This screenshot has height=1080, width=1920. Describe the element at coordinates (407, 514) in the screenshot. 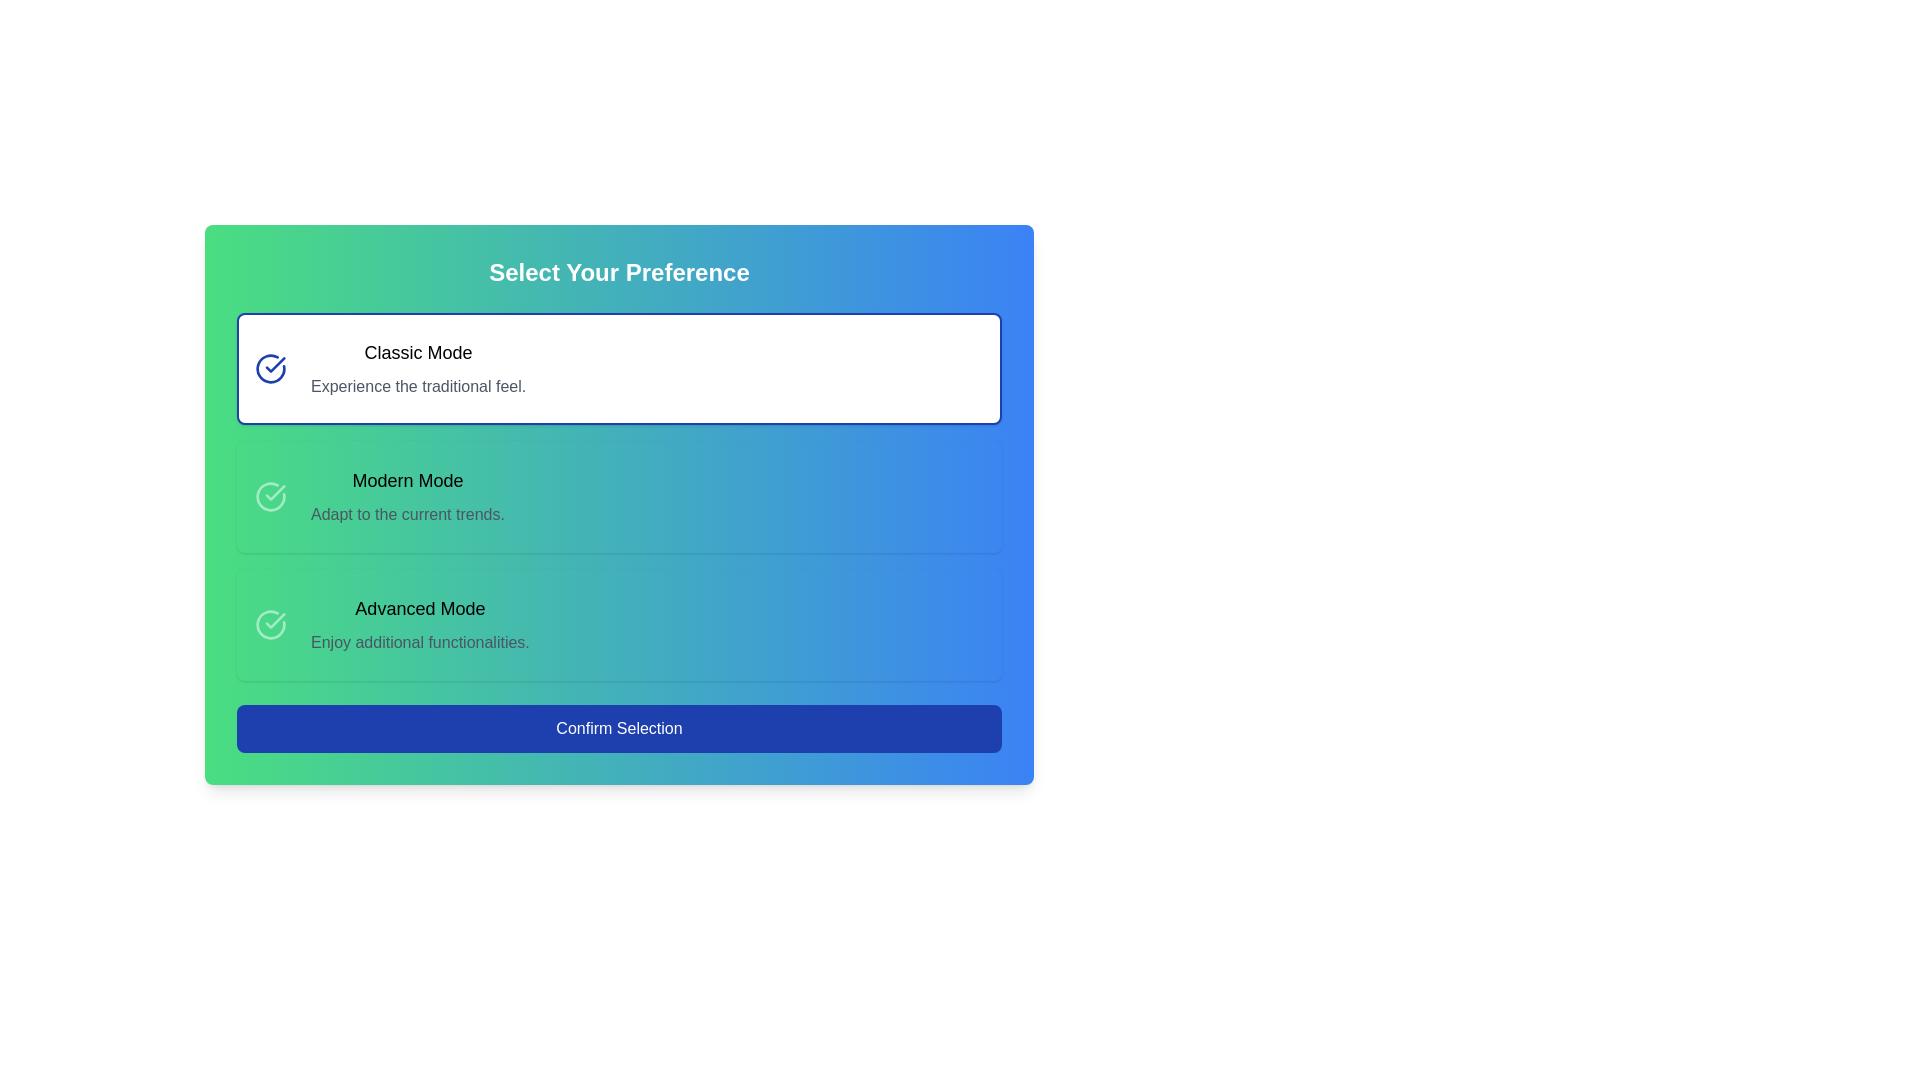

I see `the text label element displaying 'Adapt to the current trends.' which is located below the heading 'Modern Mode'` at that location.